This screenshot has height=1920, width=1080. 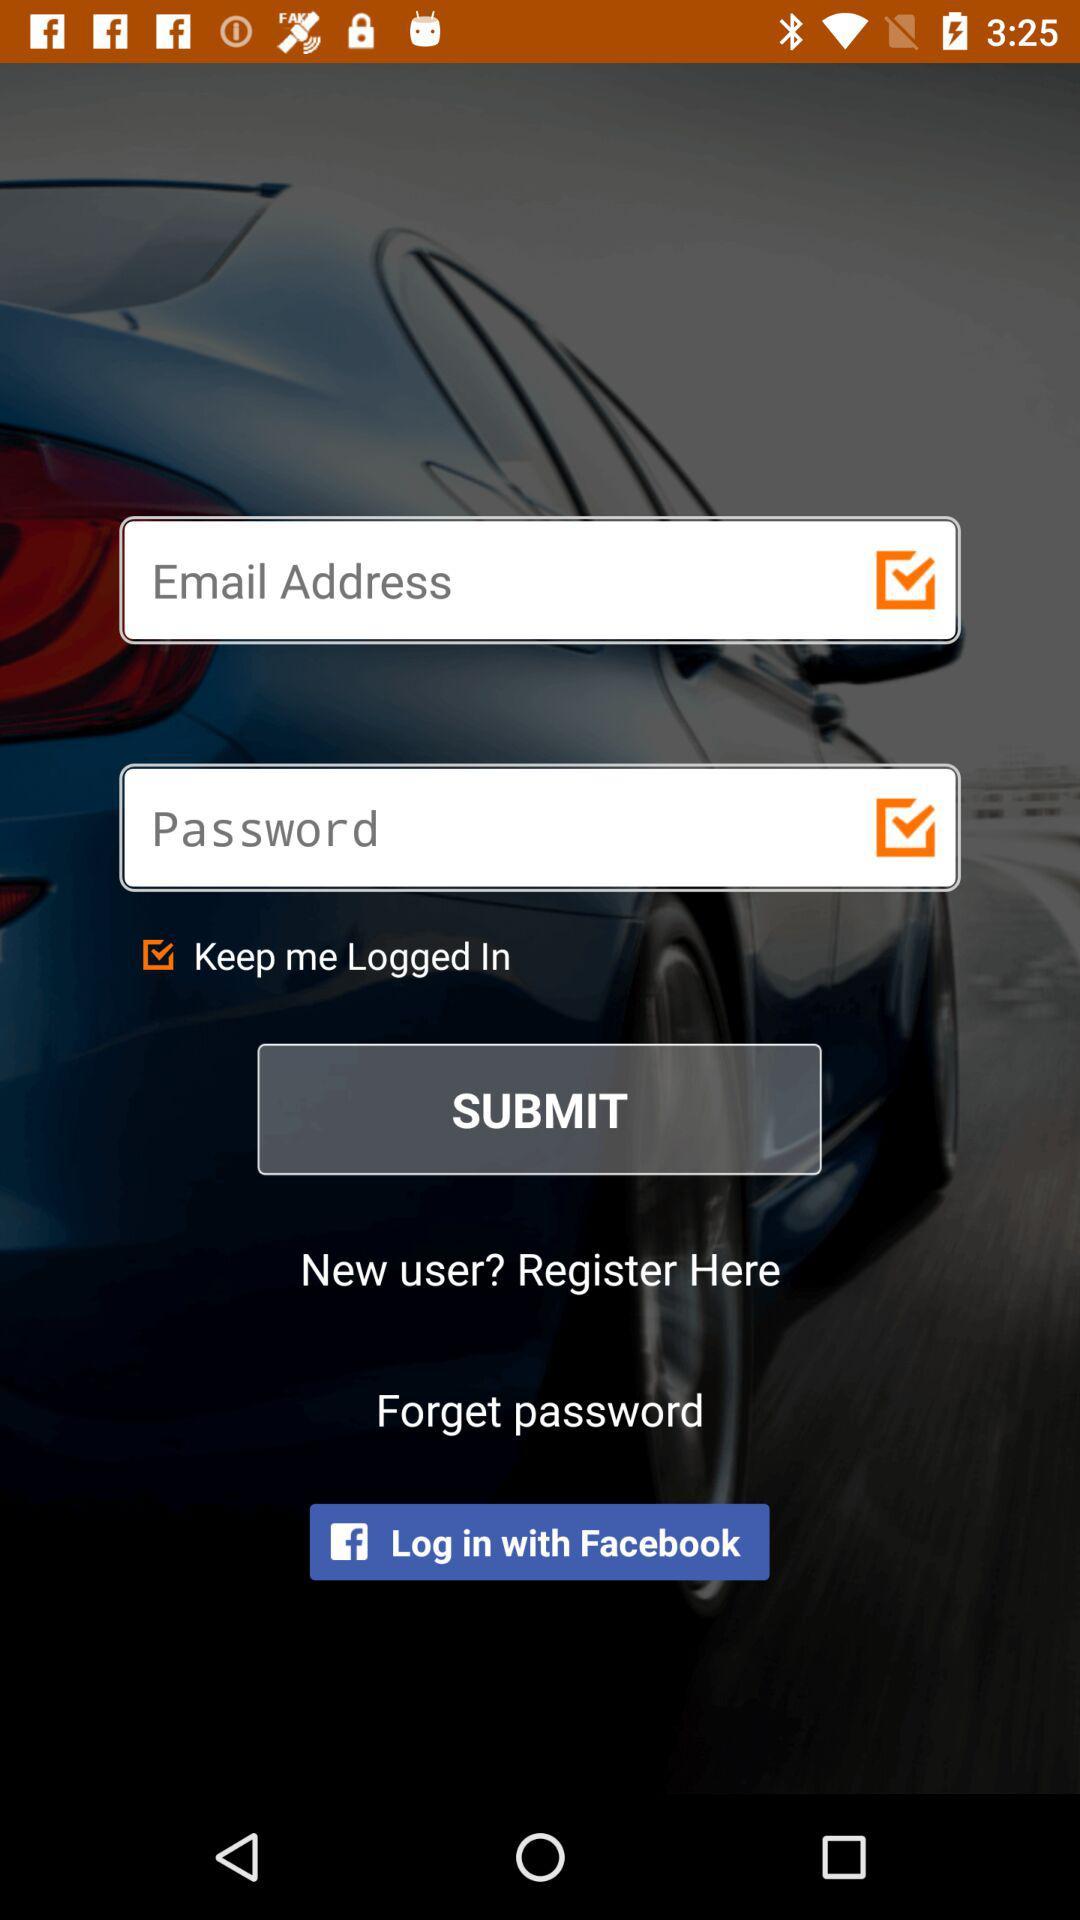 What do you see at coordinates (540, 1108) in the screenshot?
I see `the submit` at bounding box center [540, 1108].